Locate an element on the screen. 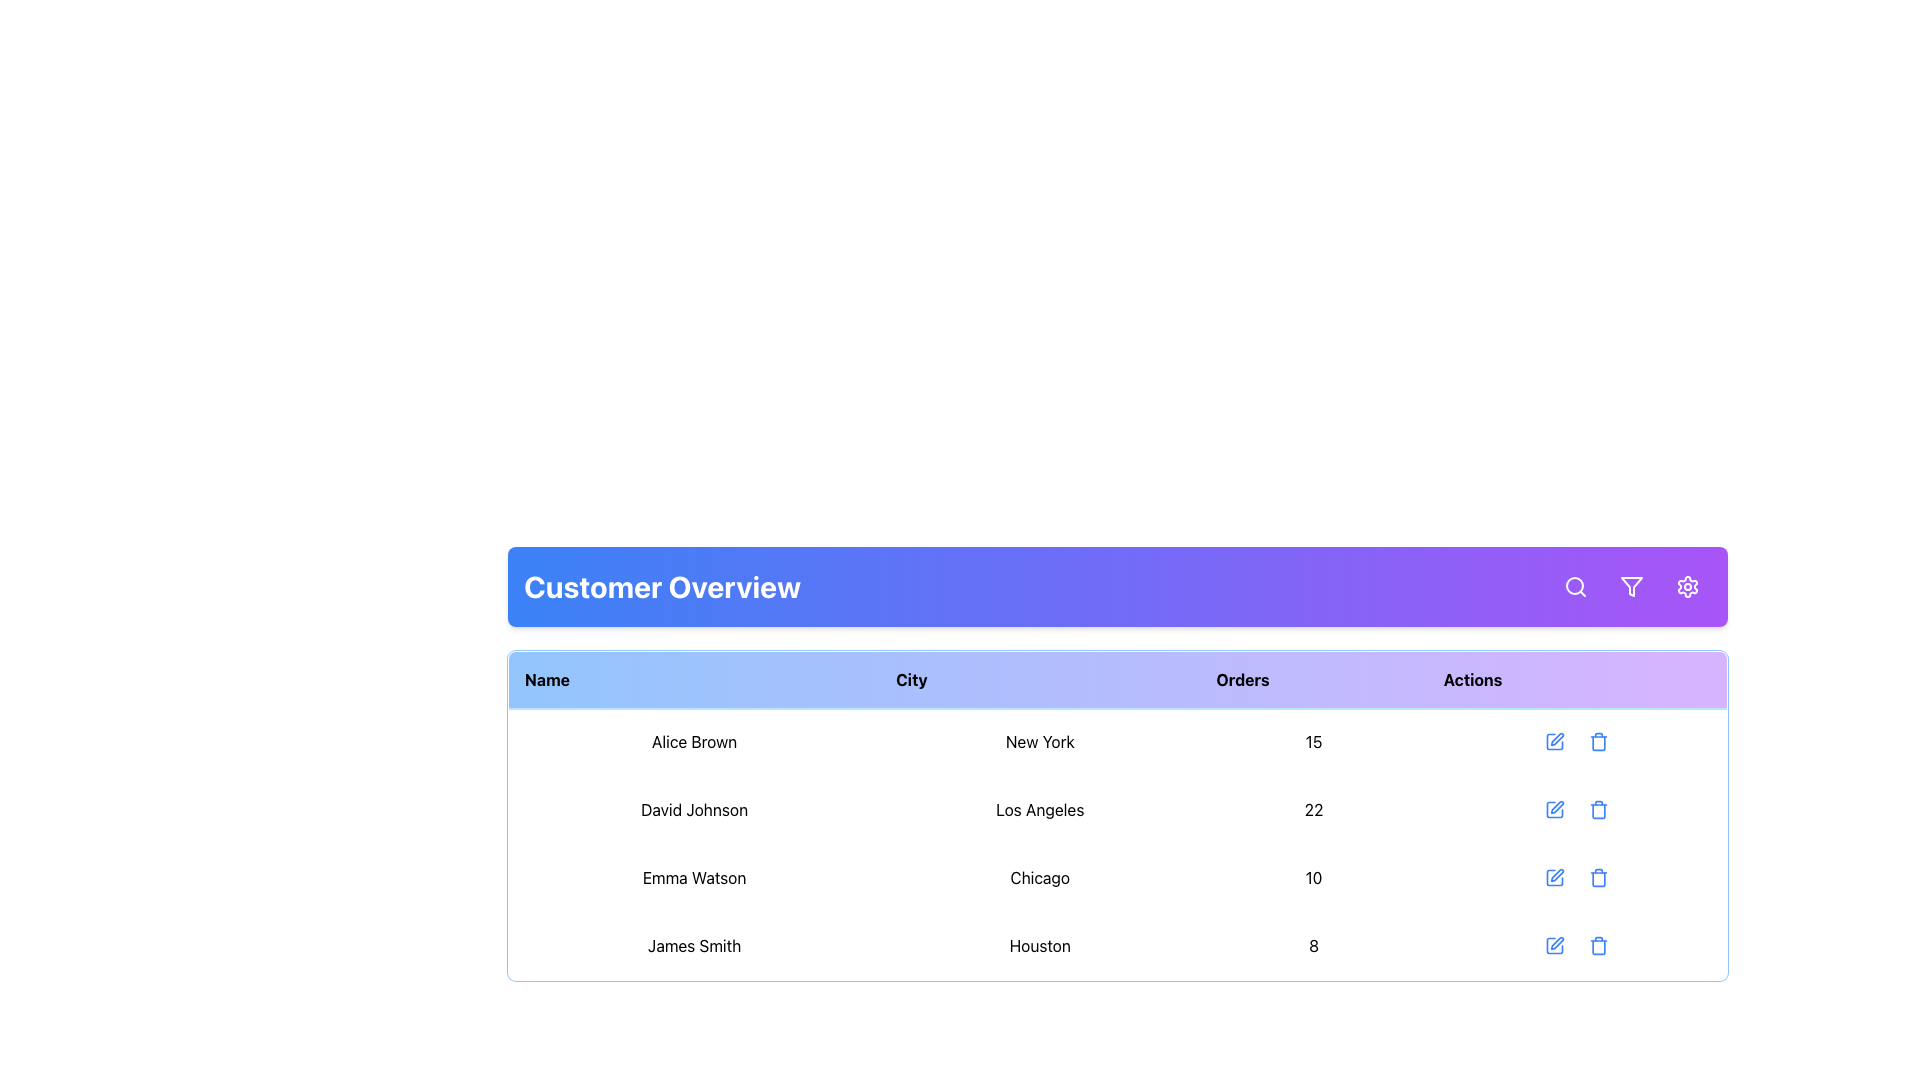  the static text header that serves as the title for the customer data section, located at the top of the interface with a gradient background from blue to purple is located at coordinates (662, 585).